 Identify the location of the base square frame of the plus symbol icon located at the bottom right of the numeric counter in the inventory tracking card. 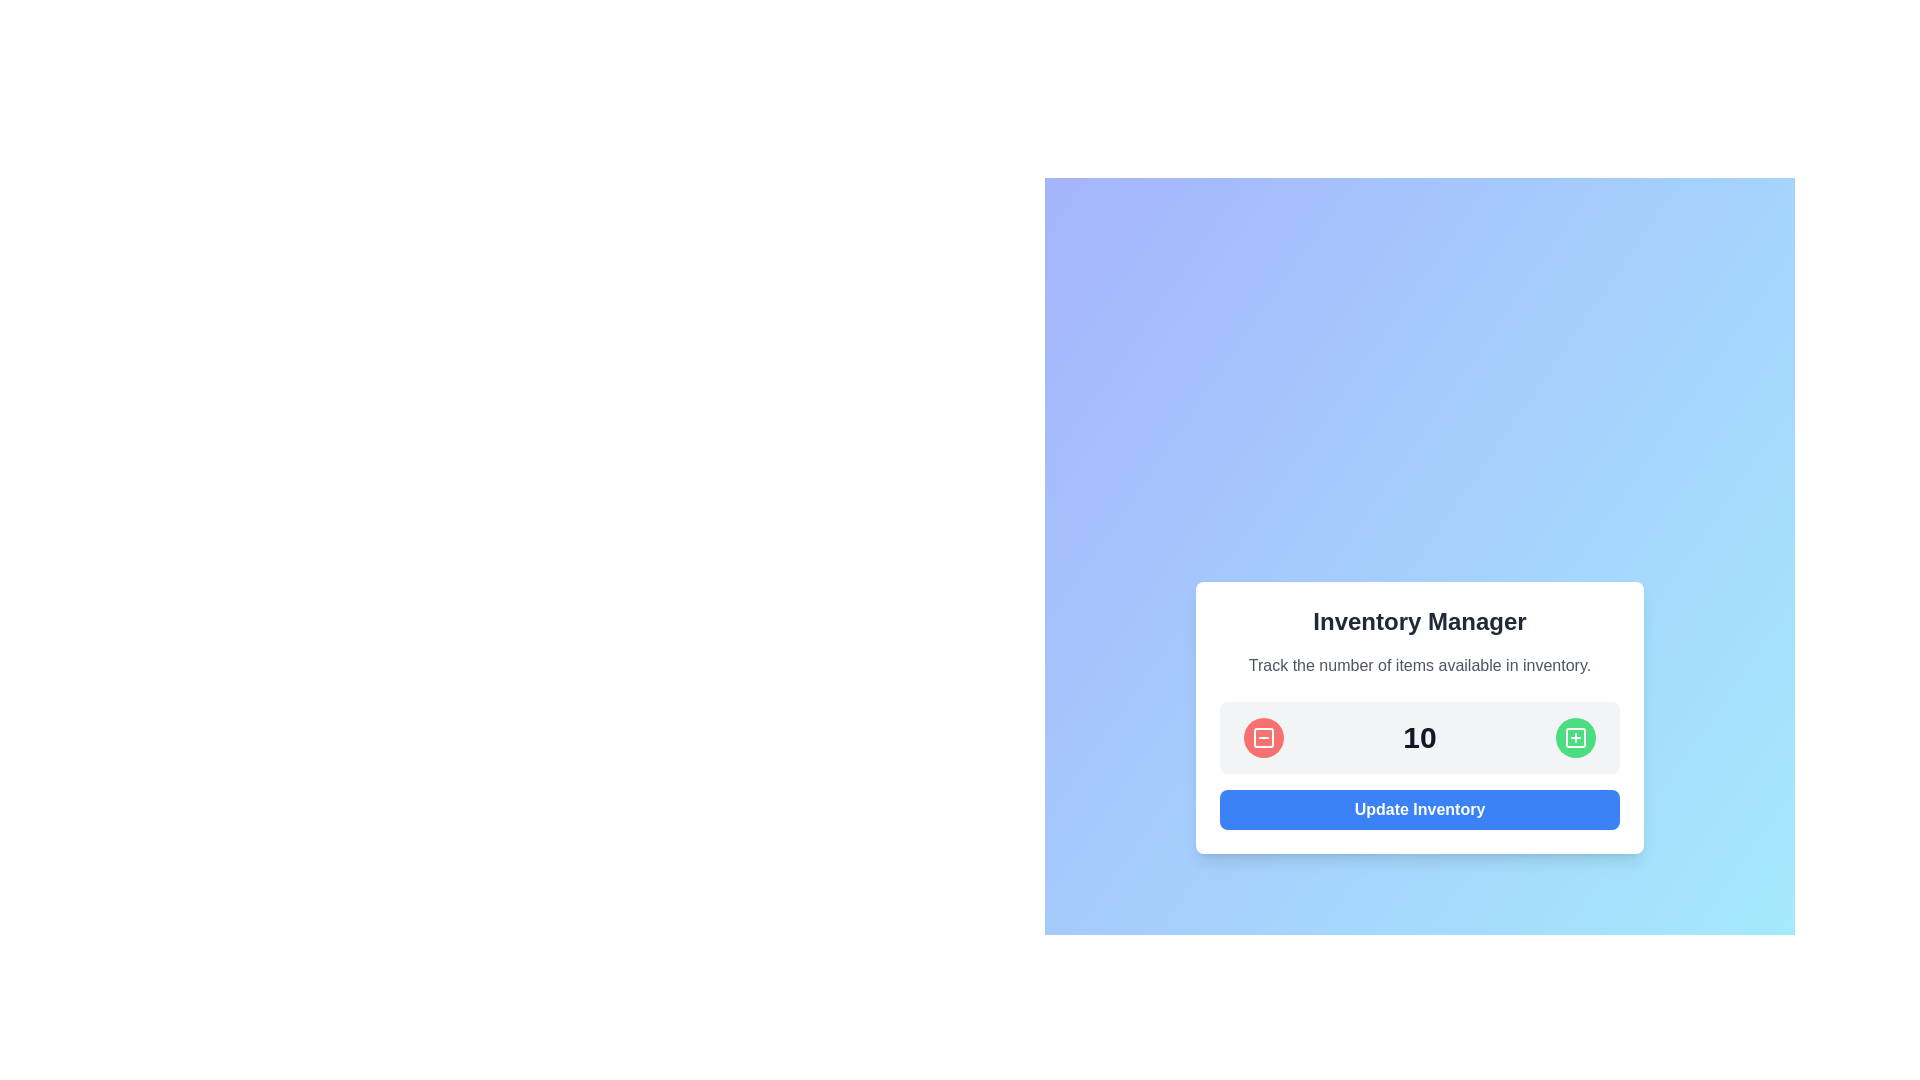
(1574, 737).